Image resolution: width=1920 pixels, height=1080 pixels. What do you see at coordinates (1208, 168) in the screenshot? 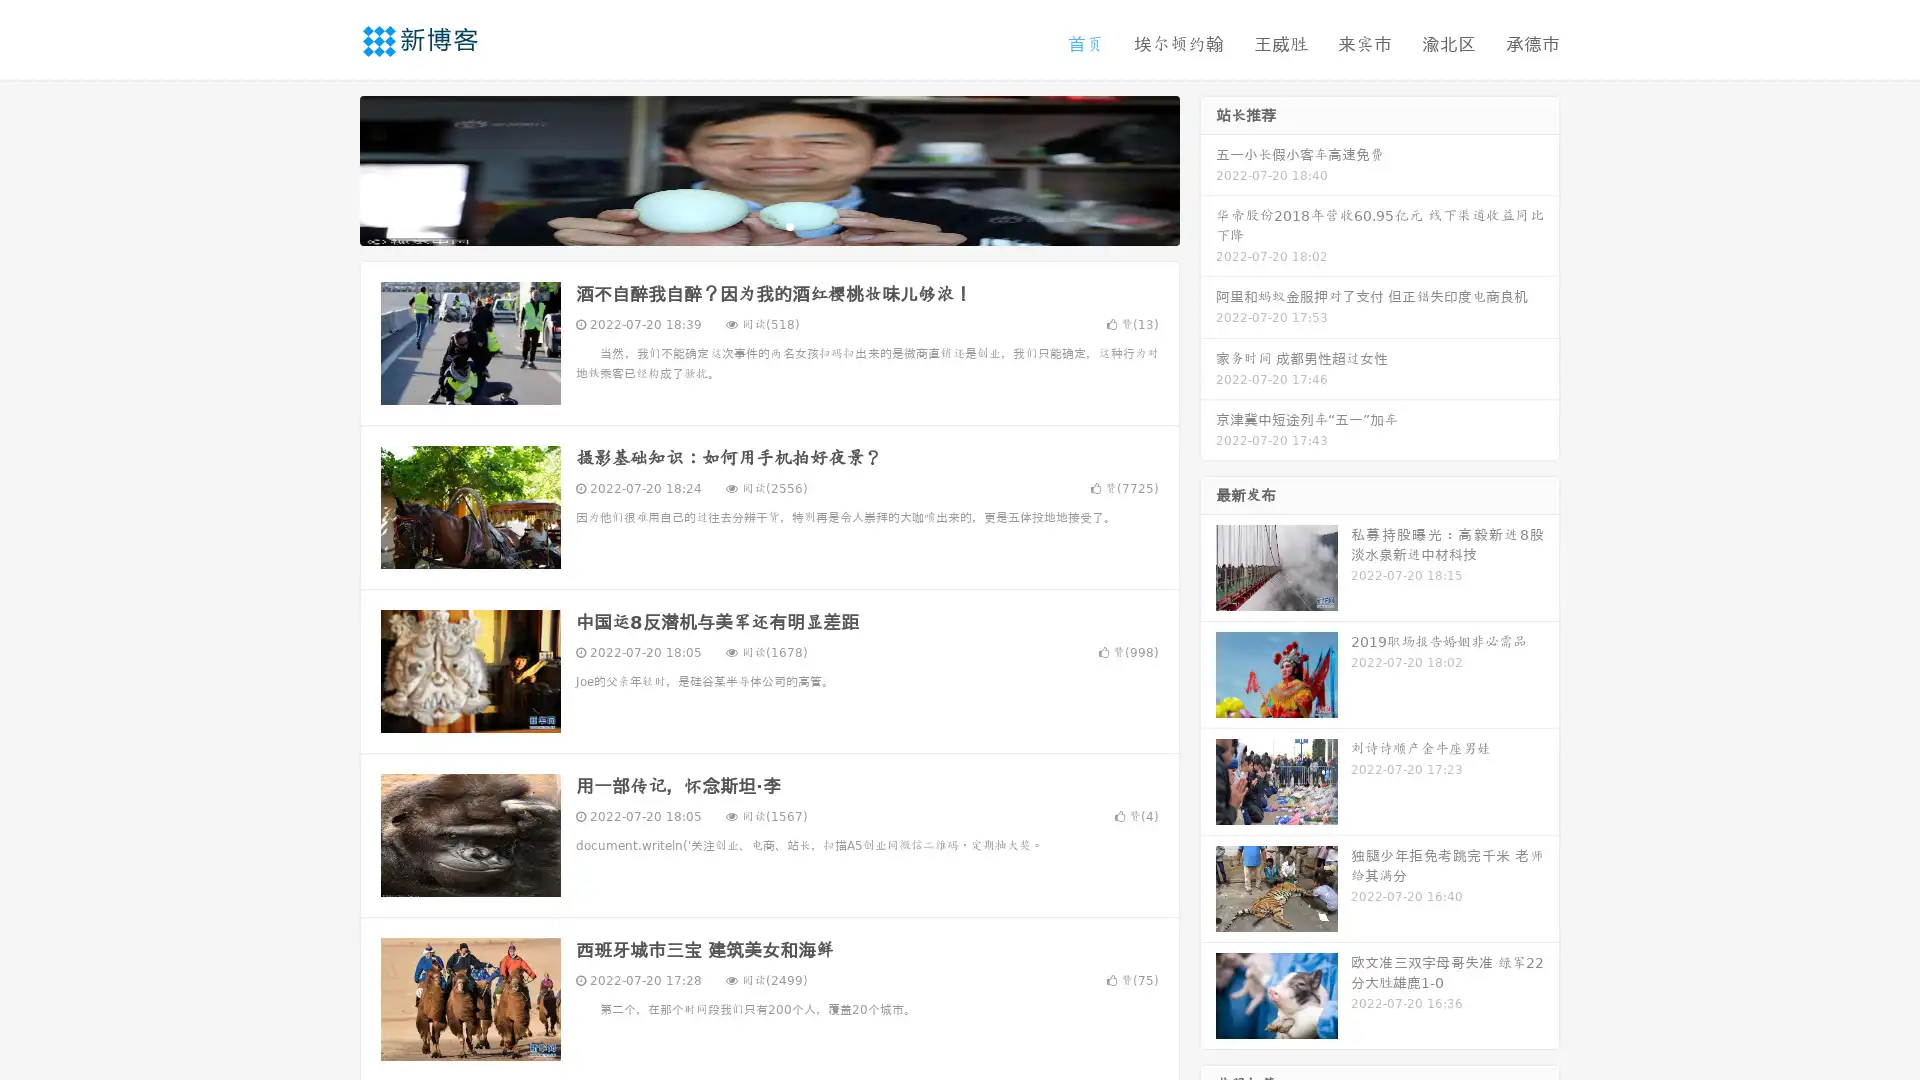
I see `Next slide` at bounding box center [1208, 168].